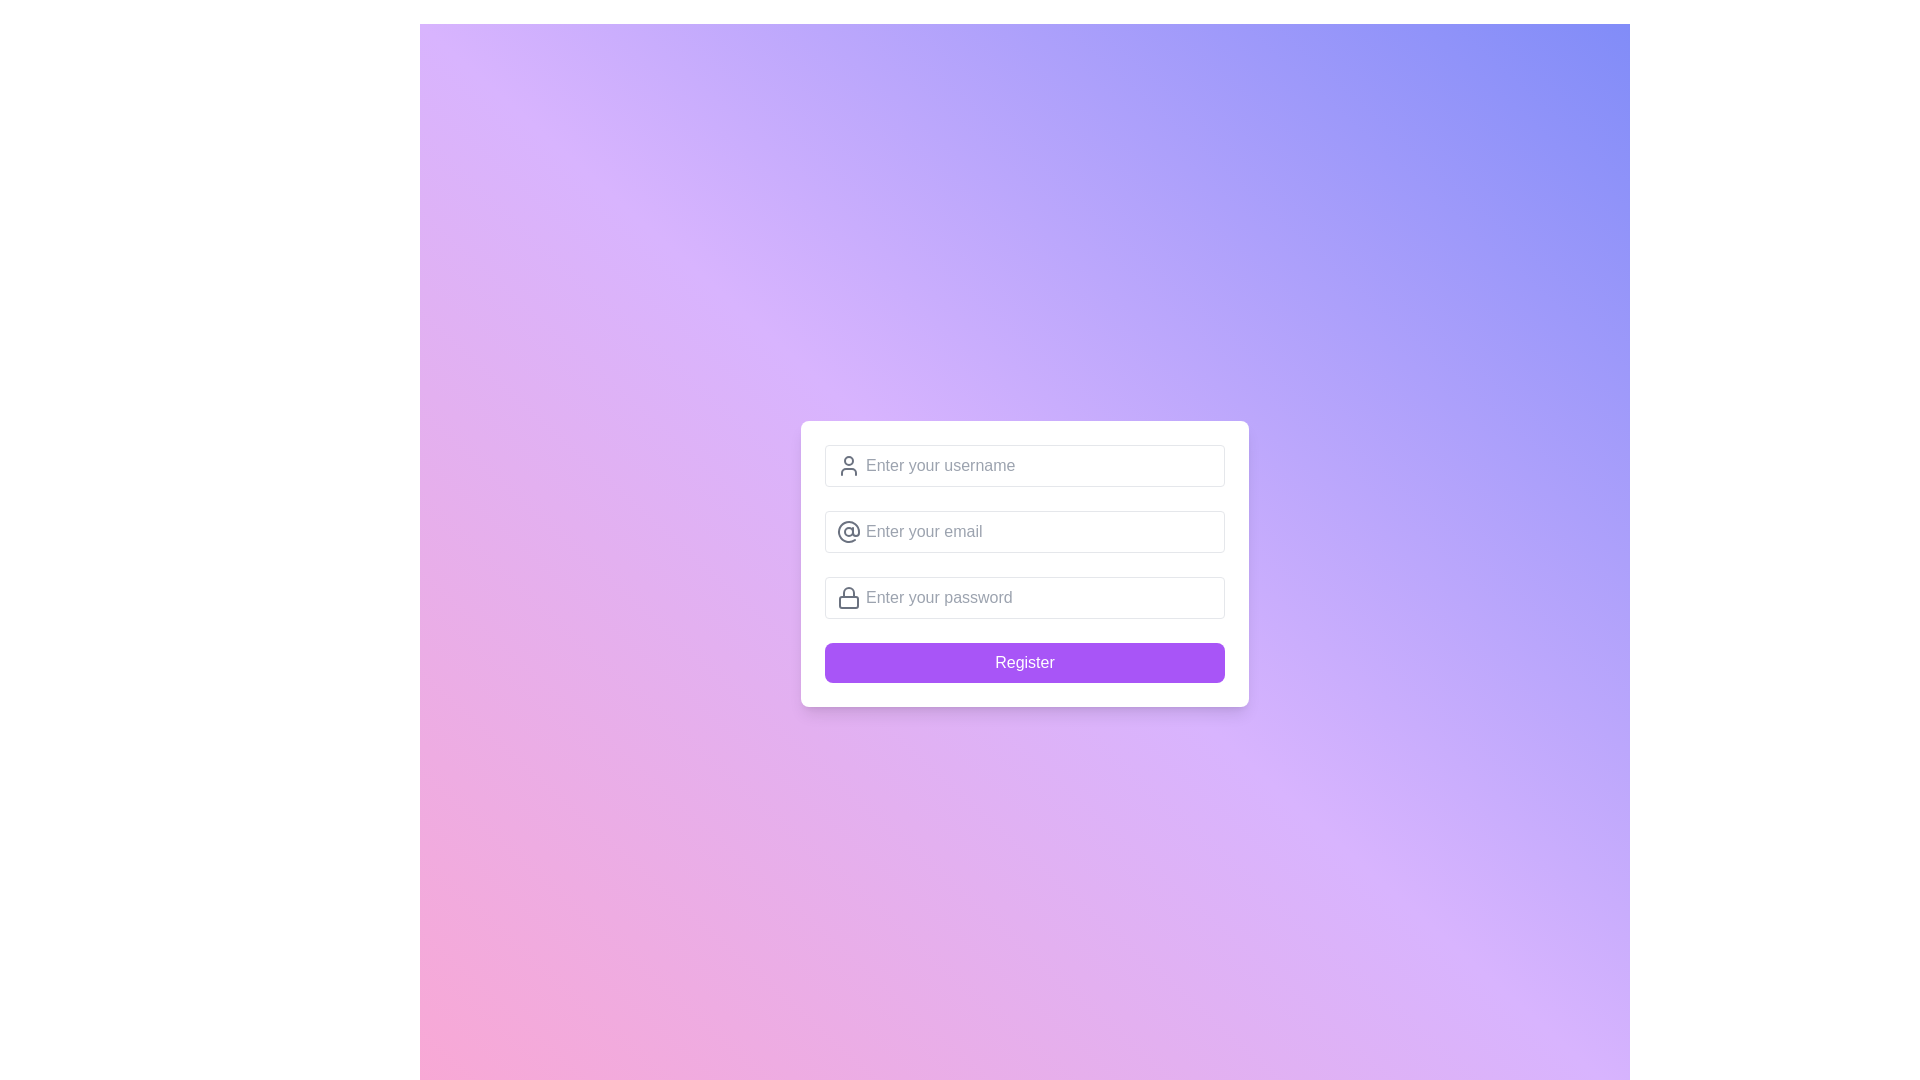  What do you see at coordinates (849, 601) in the screenshot?
I see `the lock body rectangle icon, which is part of the lock symbol located to the left of the 'Enter your password' input field` at bounding box center [849, 601].